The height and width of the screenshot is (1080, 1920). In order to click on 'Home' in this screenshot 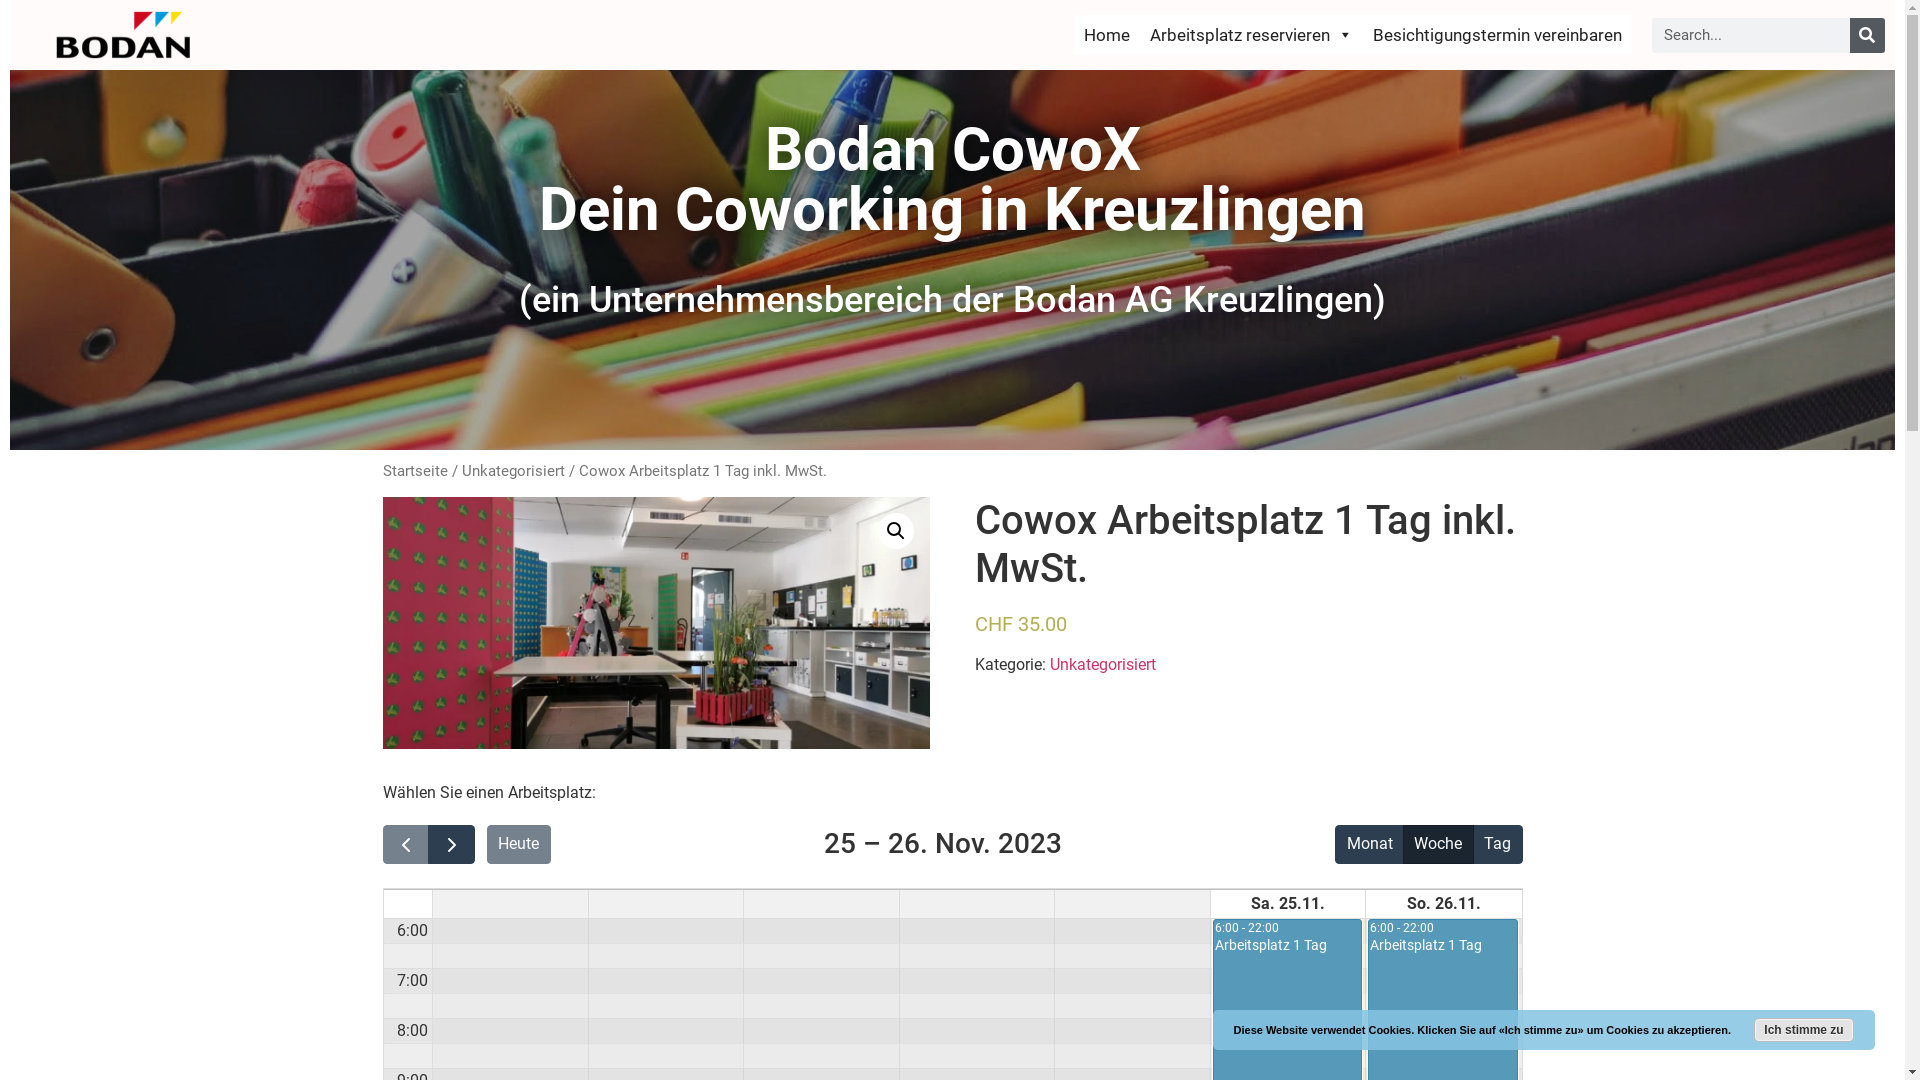, I will do `click(1073, 34)`.